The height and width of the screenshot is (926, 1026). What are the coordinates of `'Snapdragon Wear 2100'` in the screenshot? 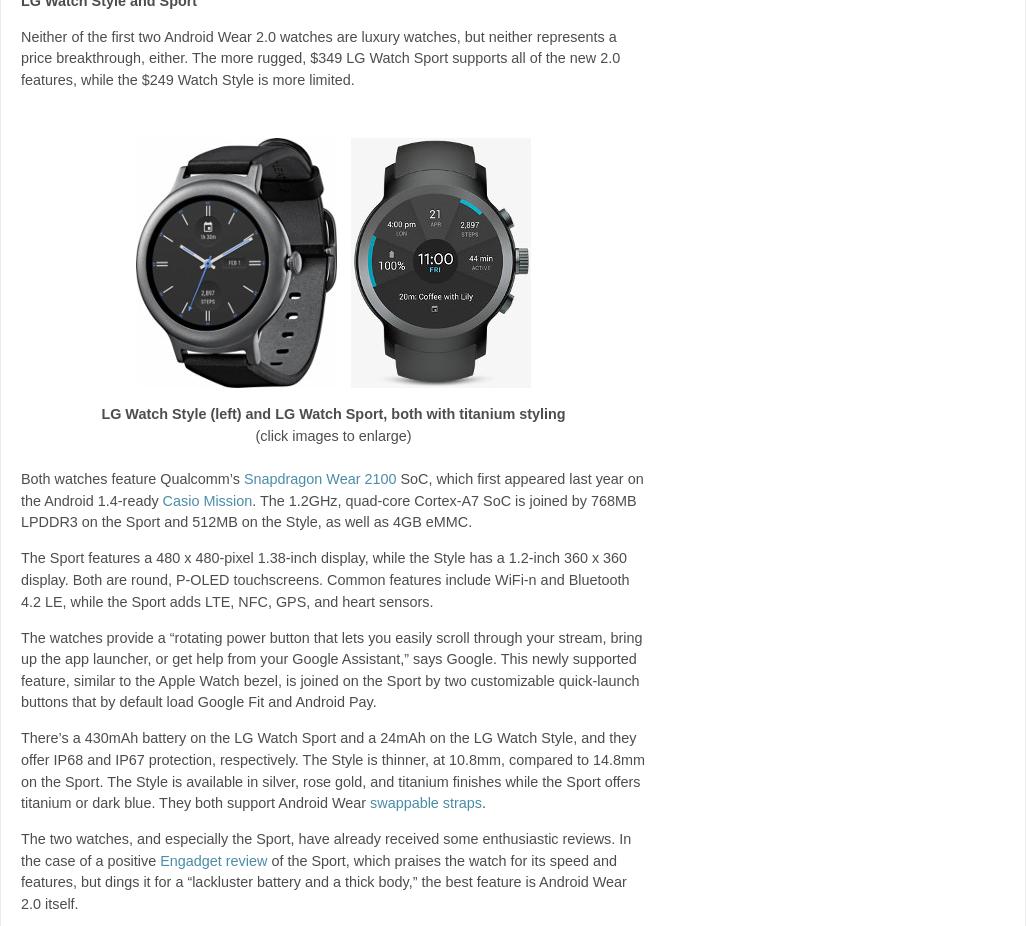 It's located at (319, 478).